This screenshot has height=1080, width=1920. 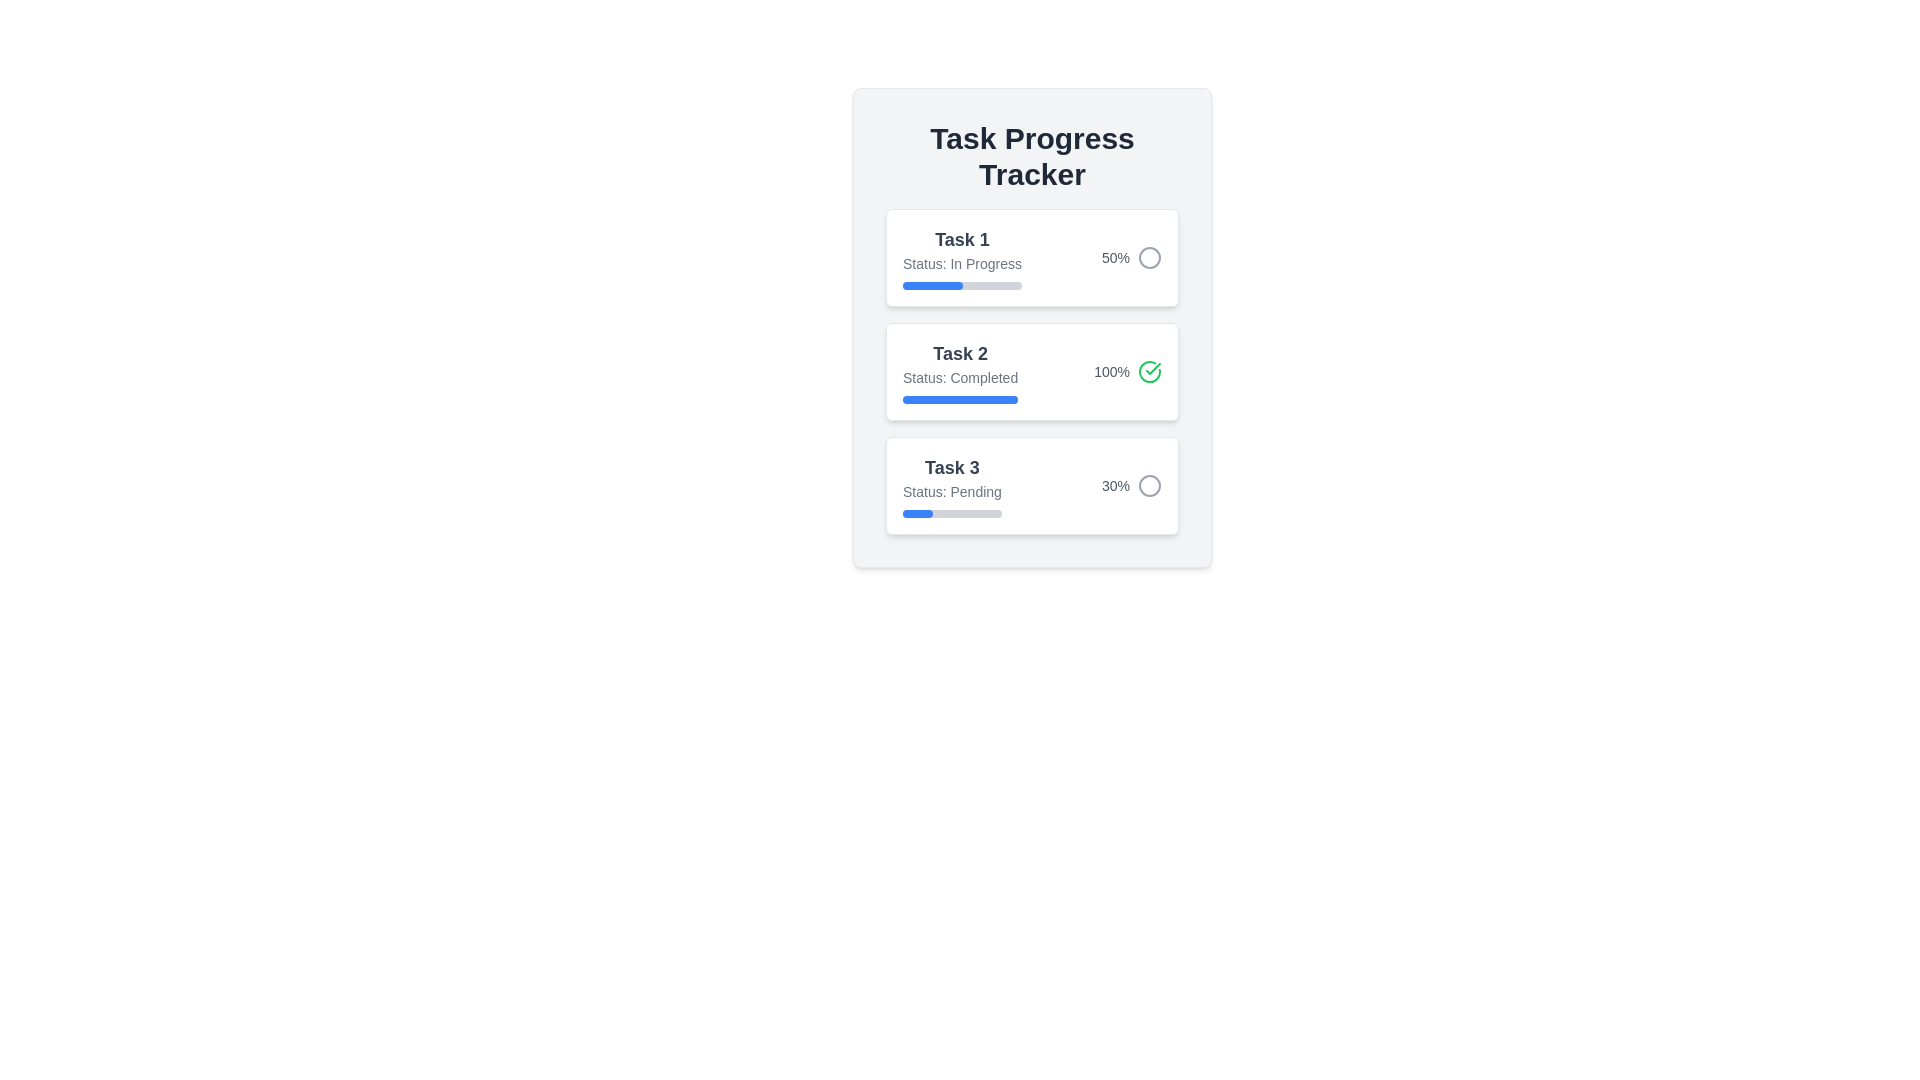 I want to click on the progress percentage indicator for Task 1, which shows '50%' next to a decorative icon in the top-right corner of the Task Progress Tracker box, so click(x=1132, y=257).